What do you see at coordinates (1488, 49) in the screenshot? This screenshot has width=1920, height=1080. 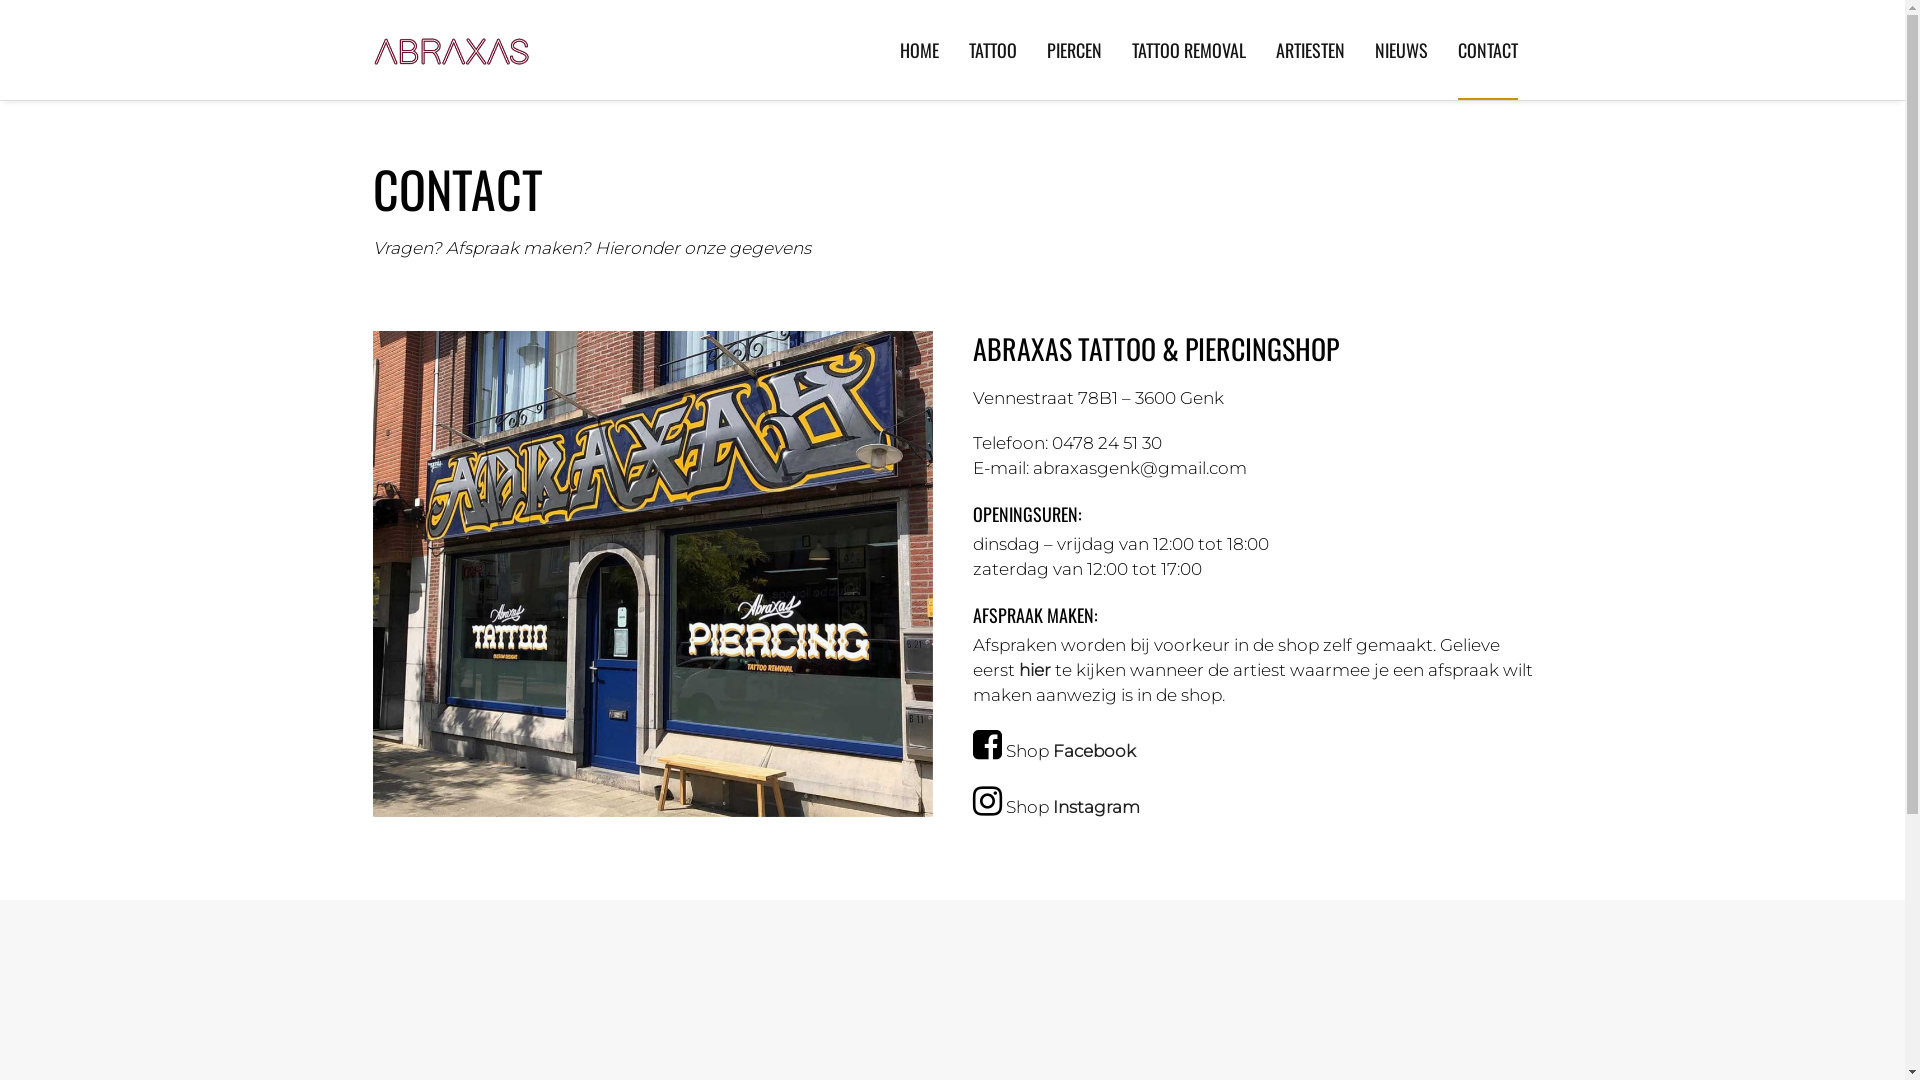 I see `'CONTACT'` at bounding box center [1488, 49].